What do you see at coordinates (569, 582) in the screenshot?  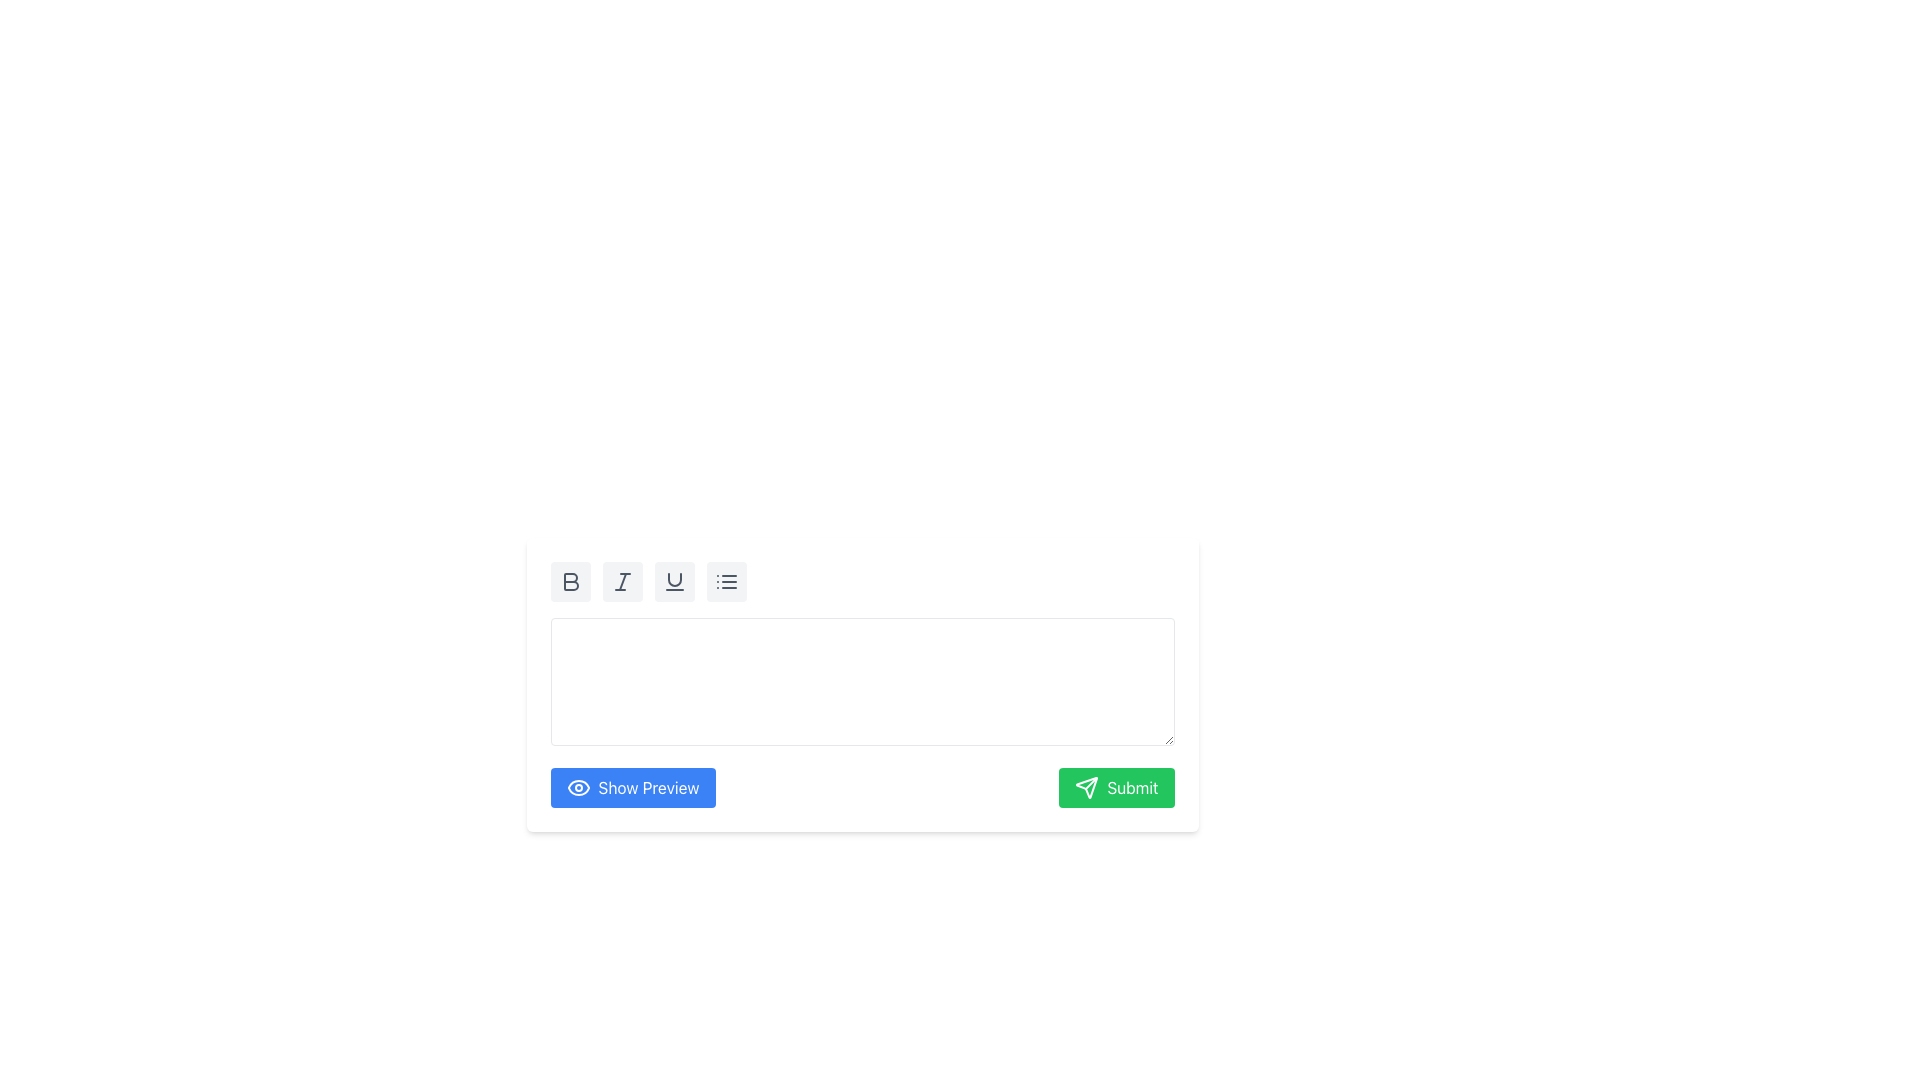 I see `the bold button represented by a letter 'B'` at bounding box center [569, 582].